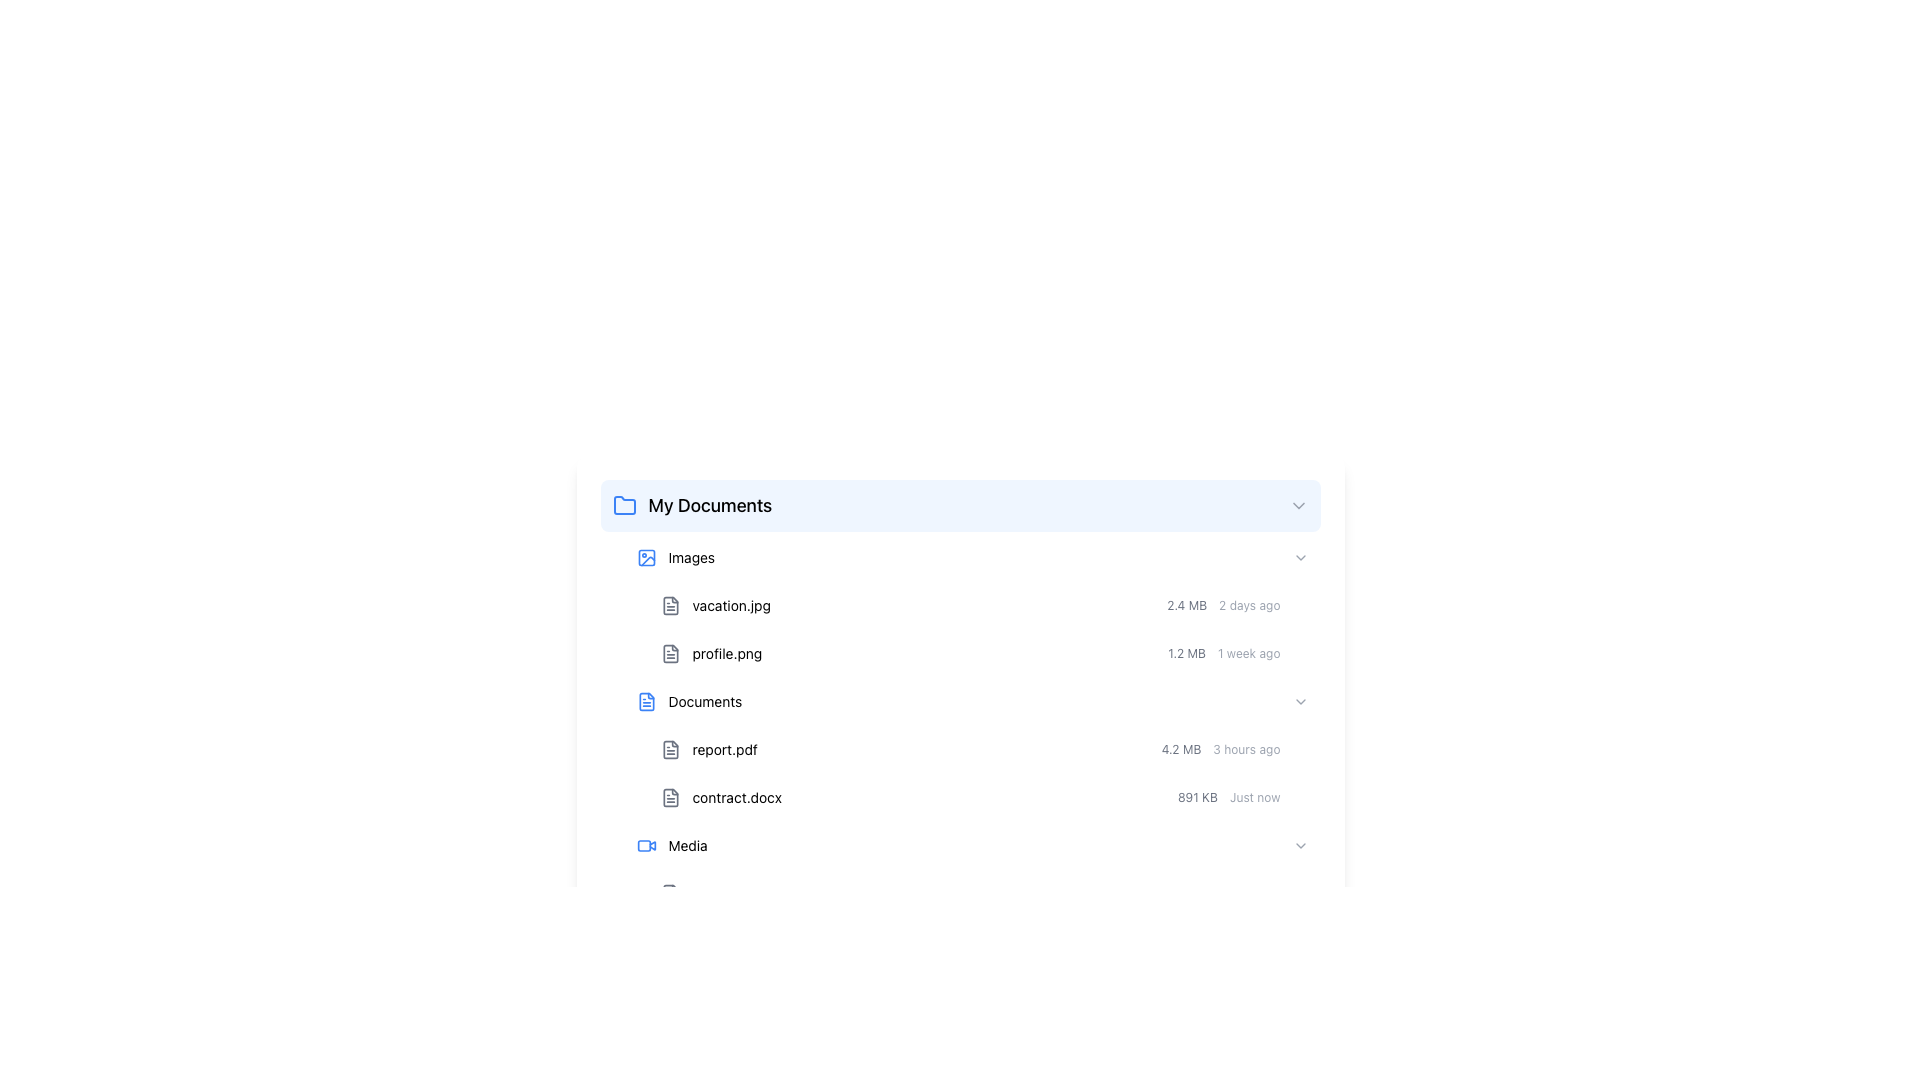 Image resolution: width=1920 pixels, height=1080 pixels. Describe the element at coordinates (972, 604) in the screenshot. I see `to select the first file group within the 'Images' category in the document manager interface` at that location.